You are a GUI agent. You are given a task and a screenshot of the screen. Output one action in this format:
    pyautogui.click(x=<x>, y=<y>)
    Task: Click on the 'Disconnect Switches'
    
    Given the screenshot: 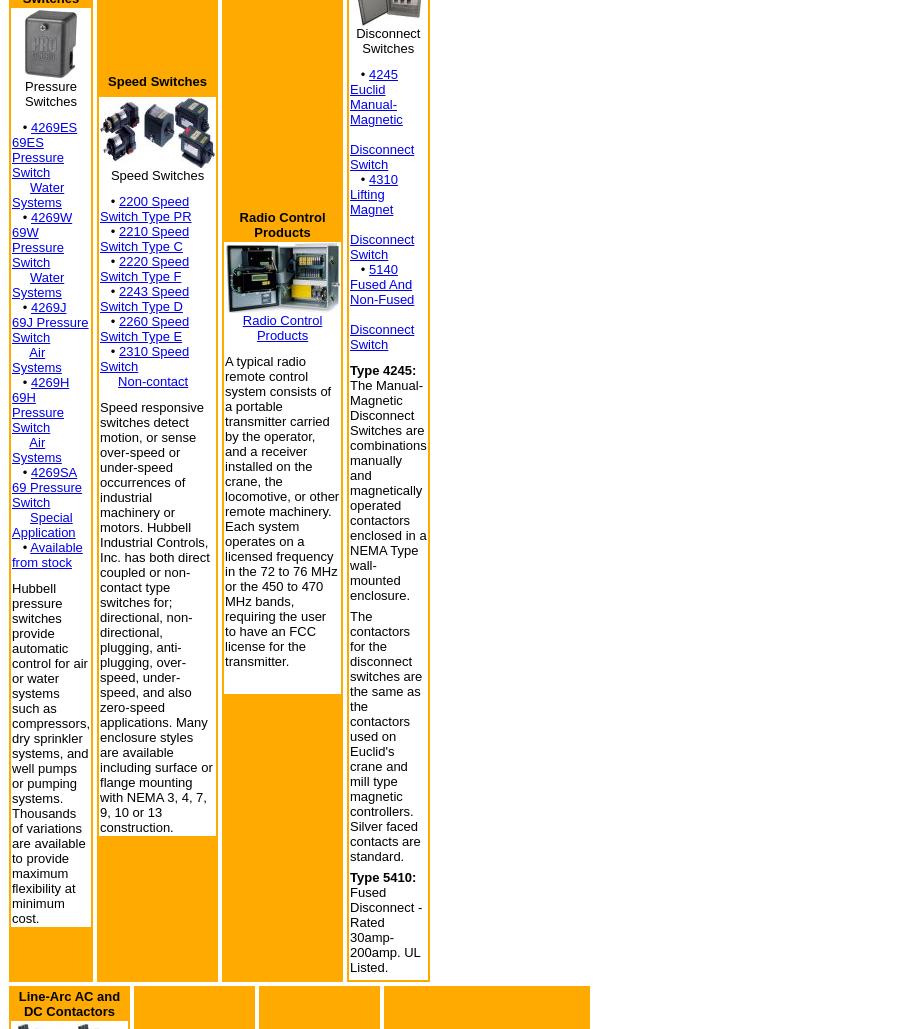 What is the action you would take?
    pyautogui.click(x=388, y=40)
    